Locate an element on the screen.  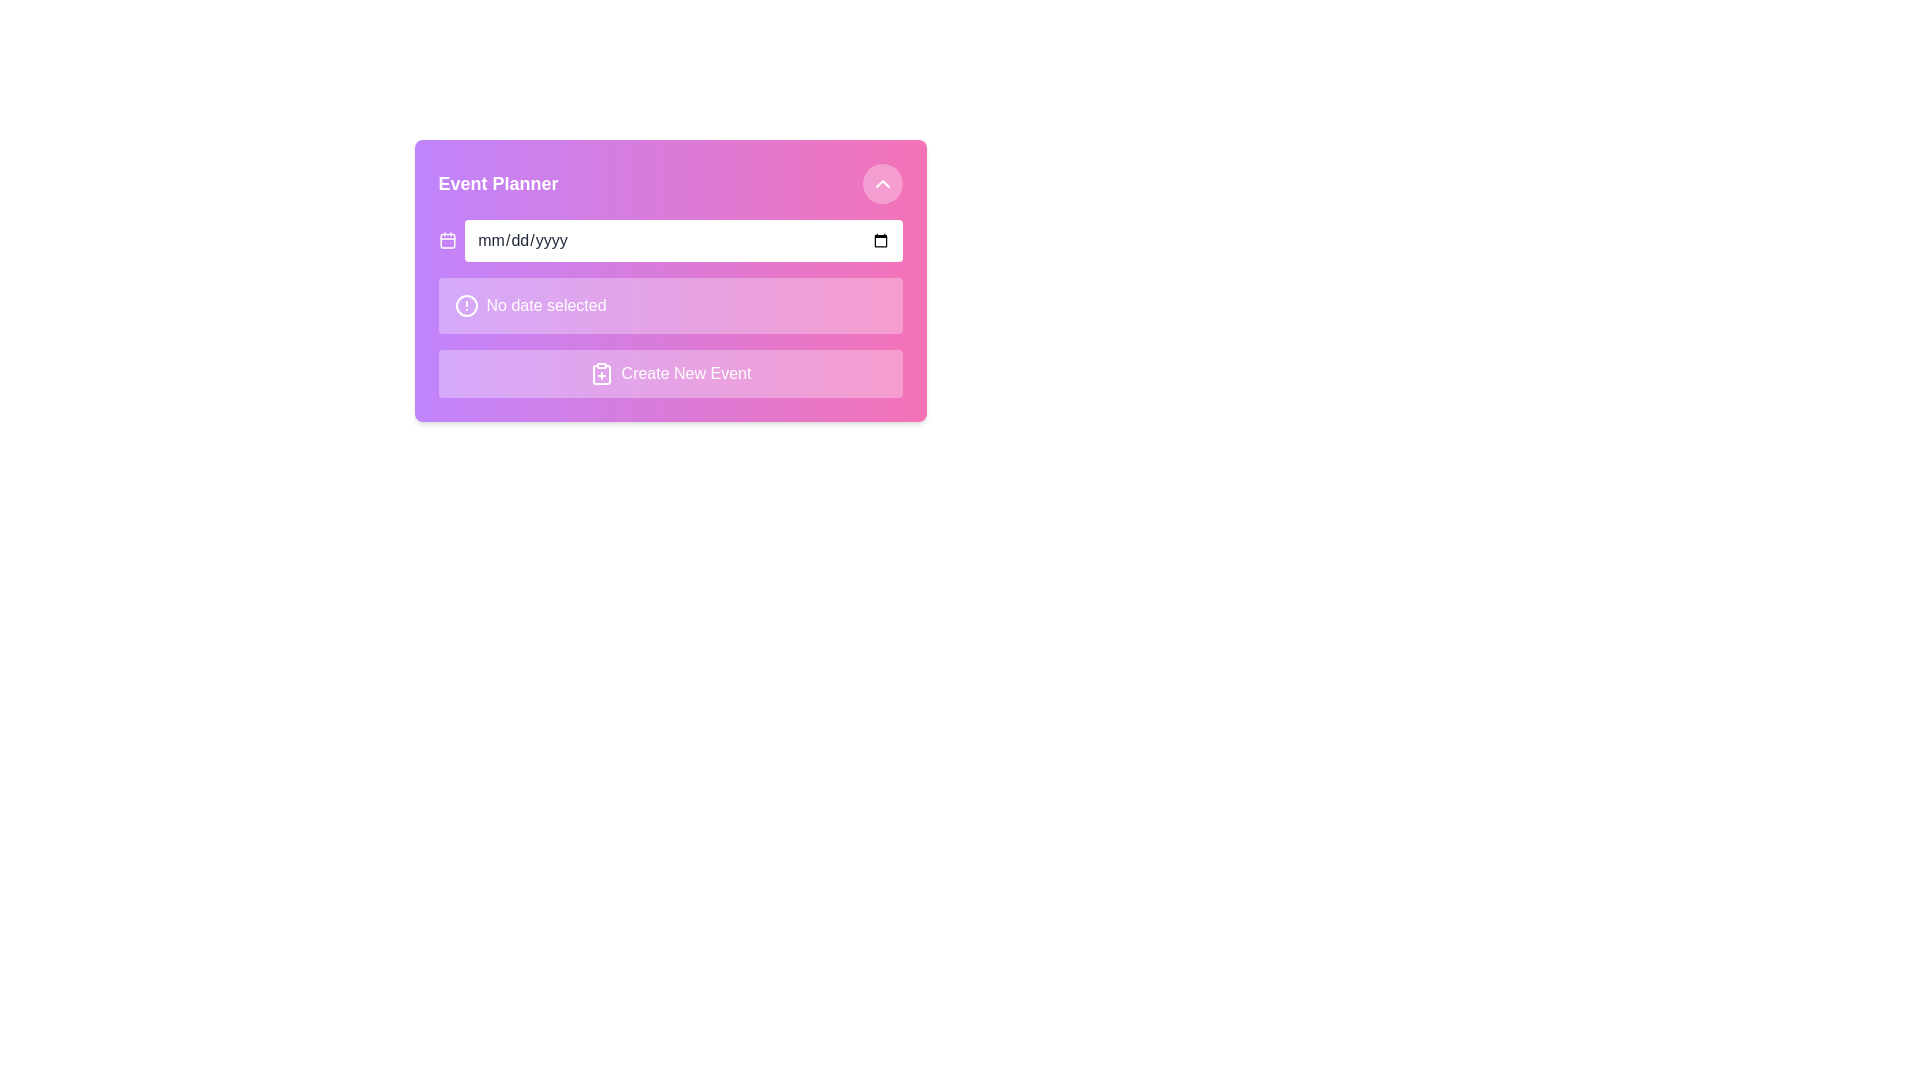
the small black circle icon located in the purple gradient input form labeled 'No date selected' in the Event Planner section is located at coordinates (465, 305).